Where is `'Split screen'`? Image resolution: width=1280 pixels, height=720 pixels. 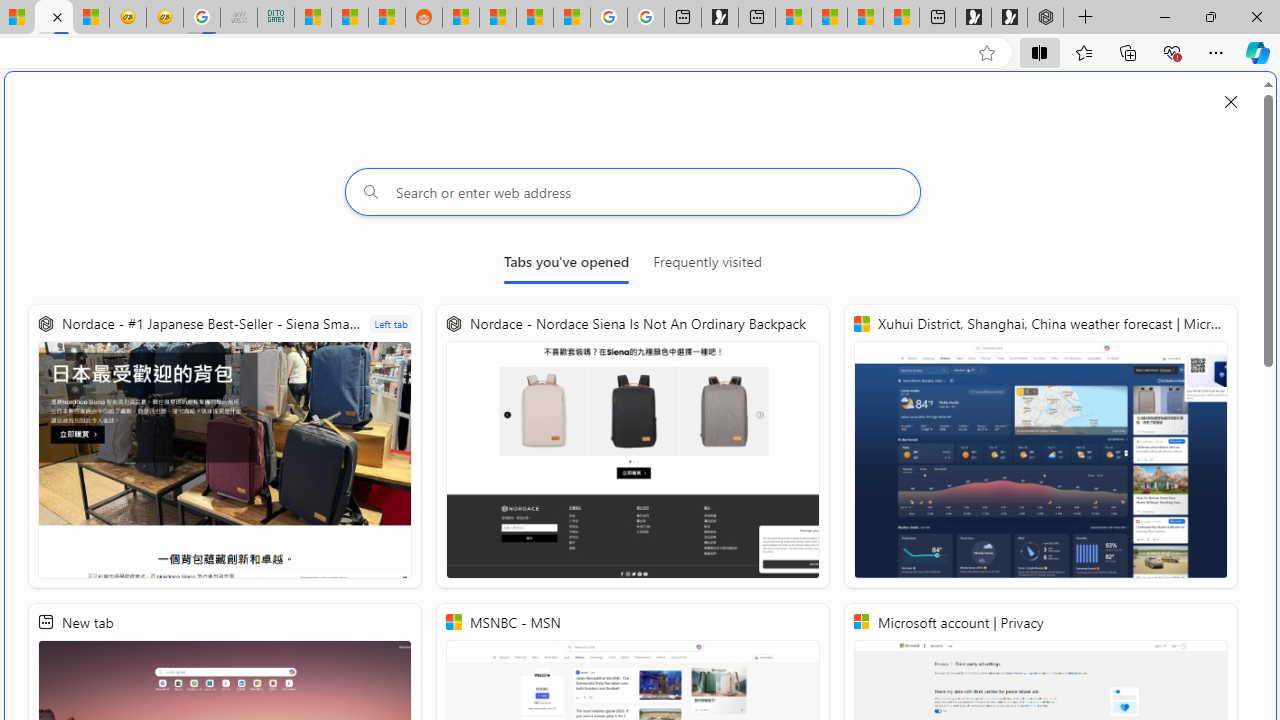
'Split screen' is located at coordinates (1040, 51).